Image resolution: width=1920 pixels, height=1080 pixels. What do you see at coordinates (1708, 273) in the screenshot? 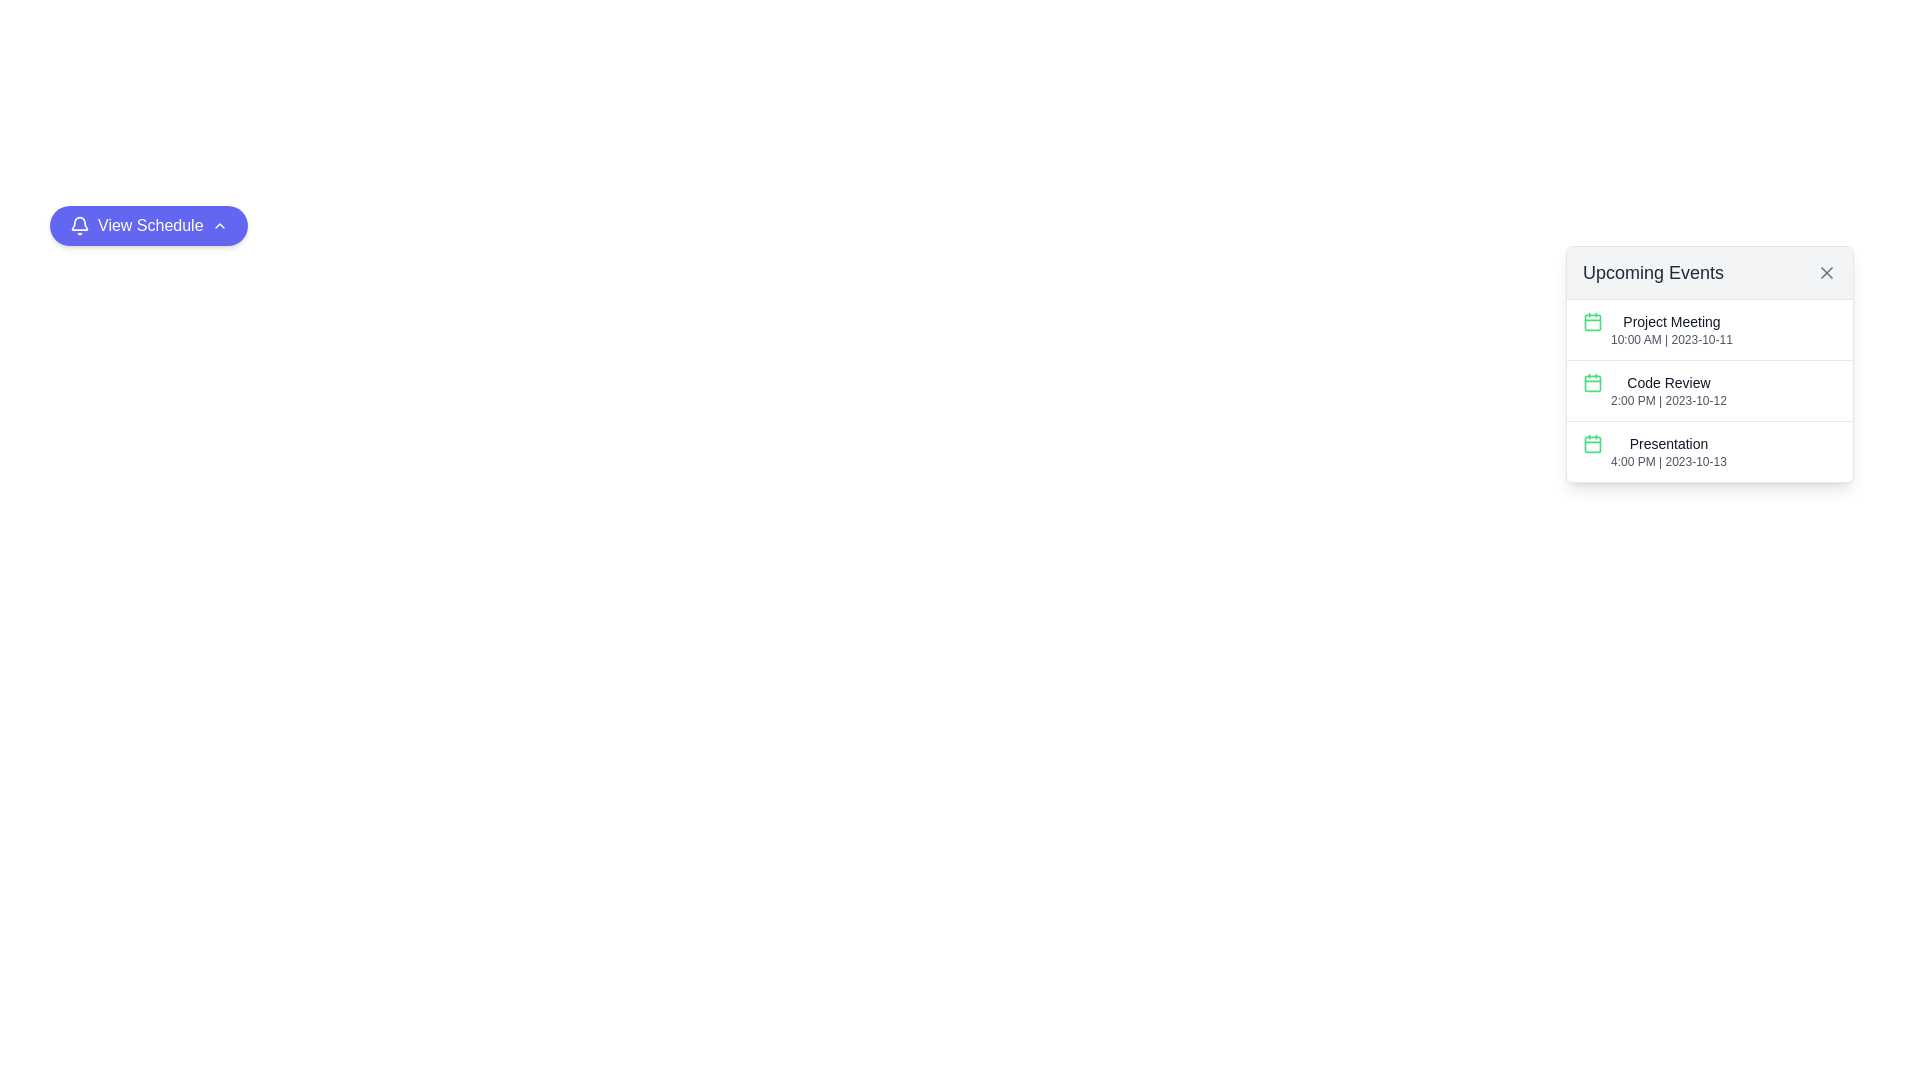
I see `title of the header displaying 'Upcoming Events' located at the top of the pop-up panel with a close button represented by an 'X' icon` at bounding box center [1708, 273].